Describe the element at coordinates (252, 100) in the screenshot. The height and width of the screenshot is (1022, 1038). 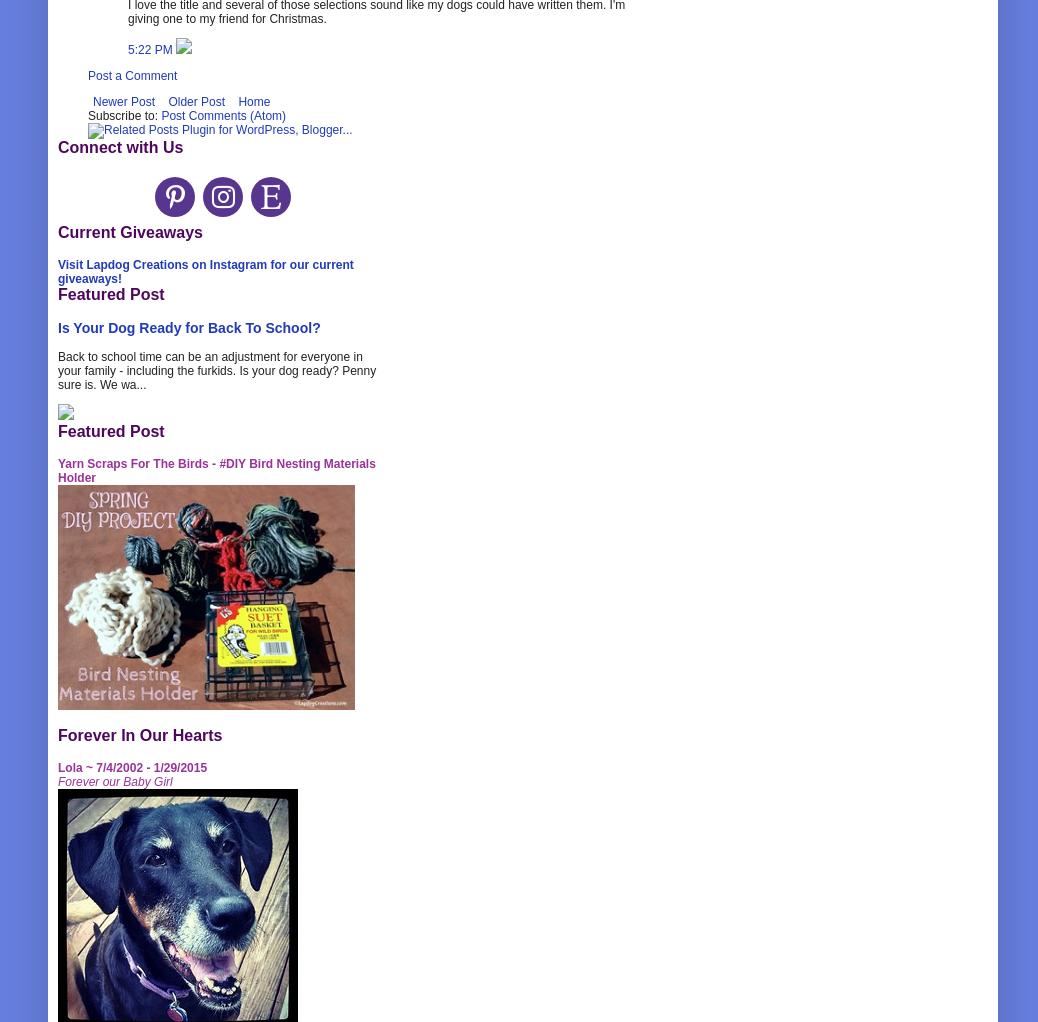
I see `'Home'` at that location.